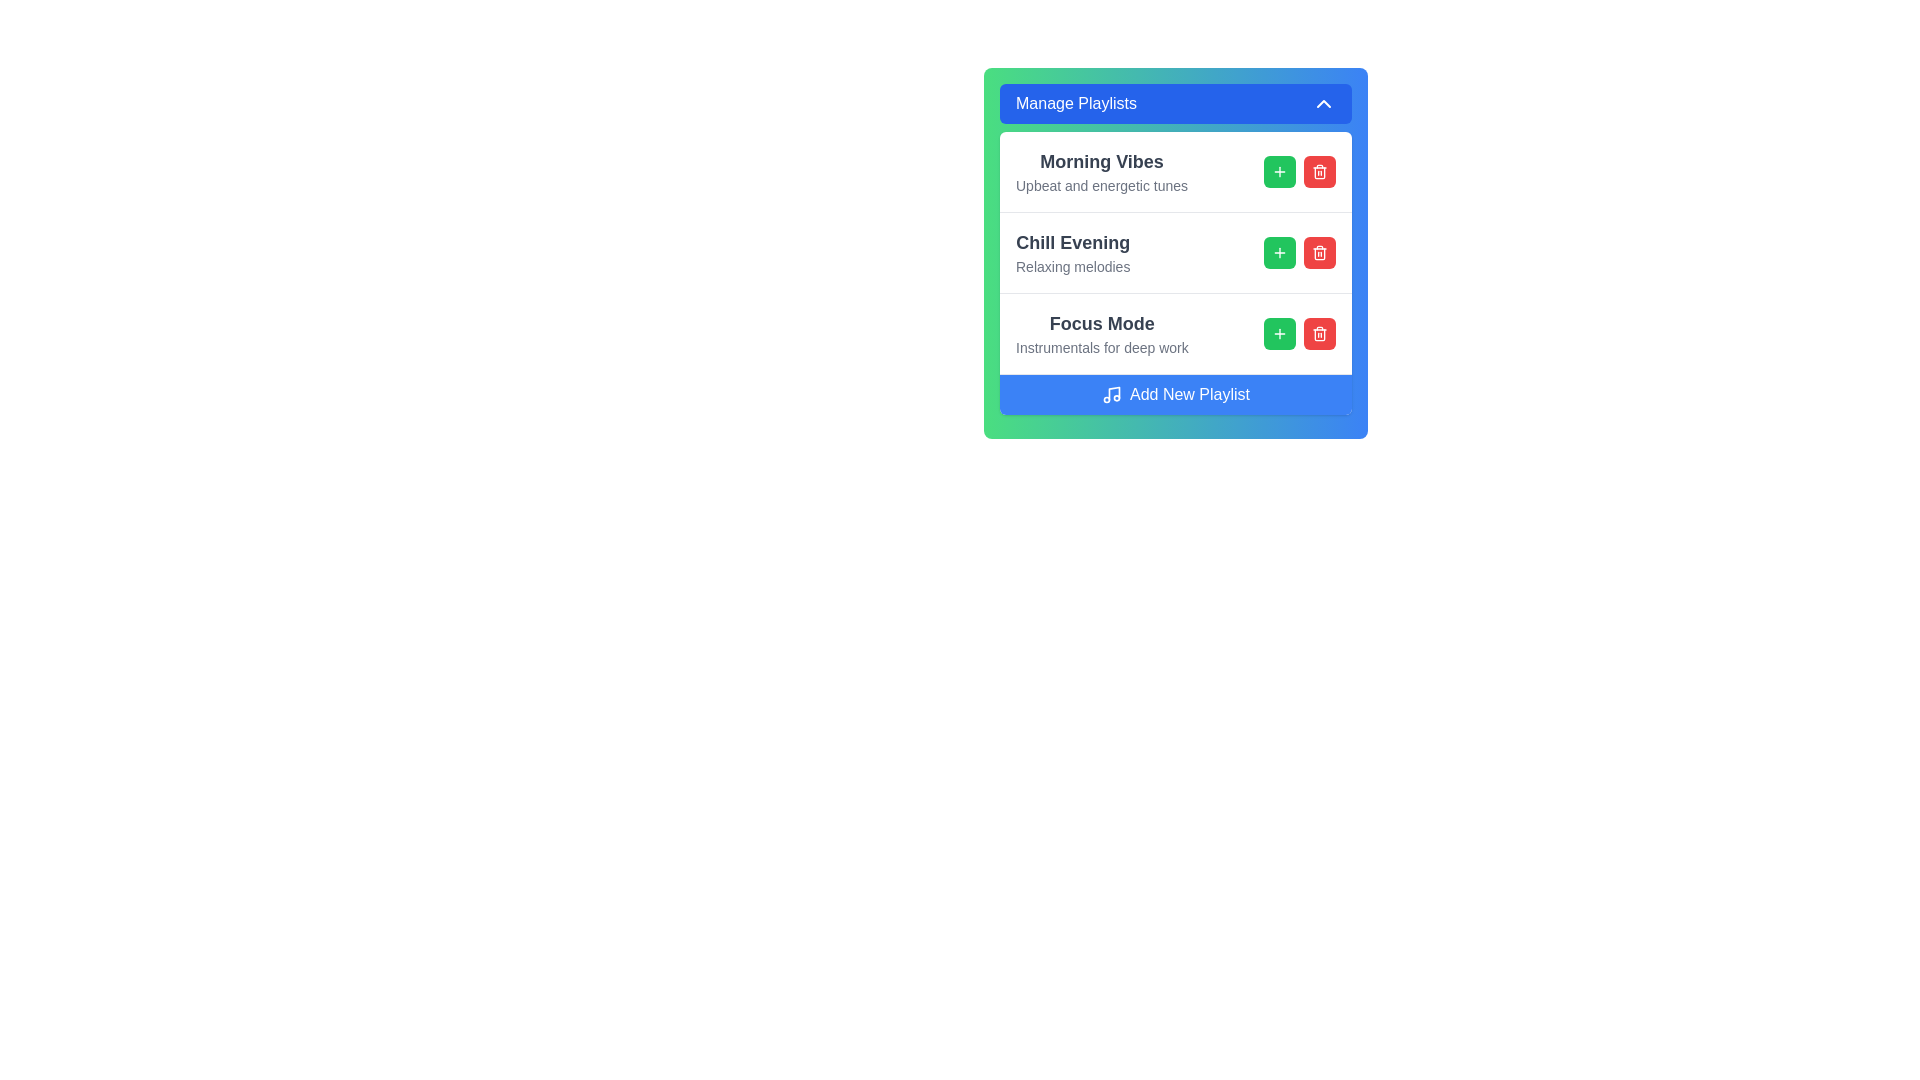 The height and width of the screenshot is (1080, 1920). Describe the element at coordinates (1176, 273) in the screenshot. I see `title 'Chill Evening' and subtitle 'Relaxing melodies' of the playlist item located in the second row of the playlist list within the 'Manage Playlists' section` at that location.